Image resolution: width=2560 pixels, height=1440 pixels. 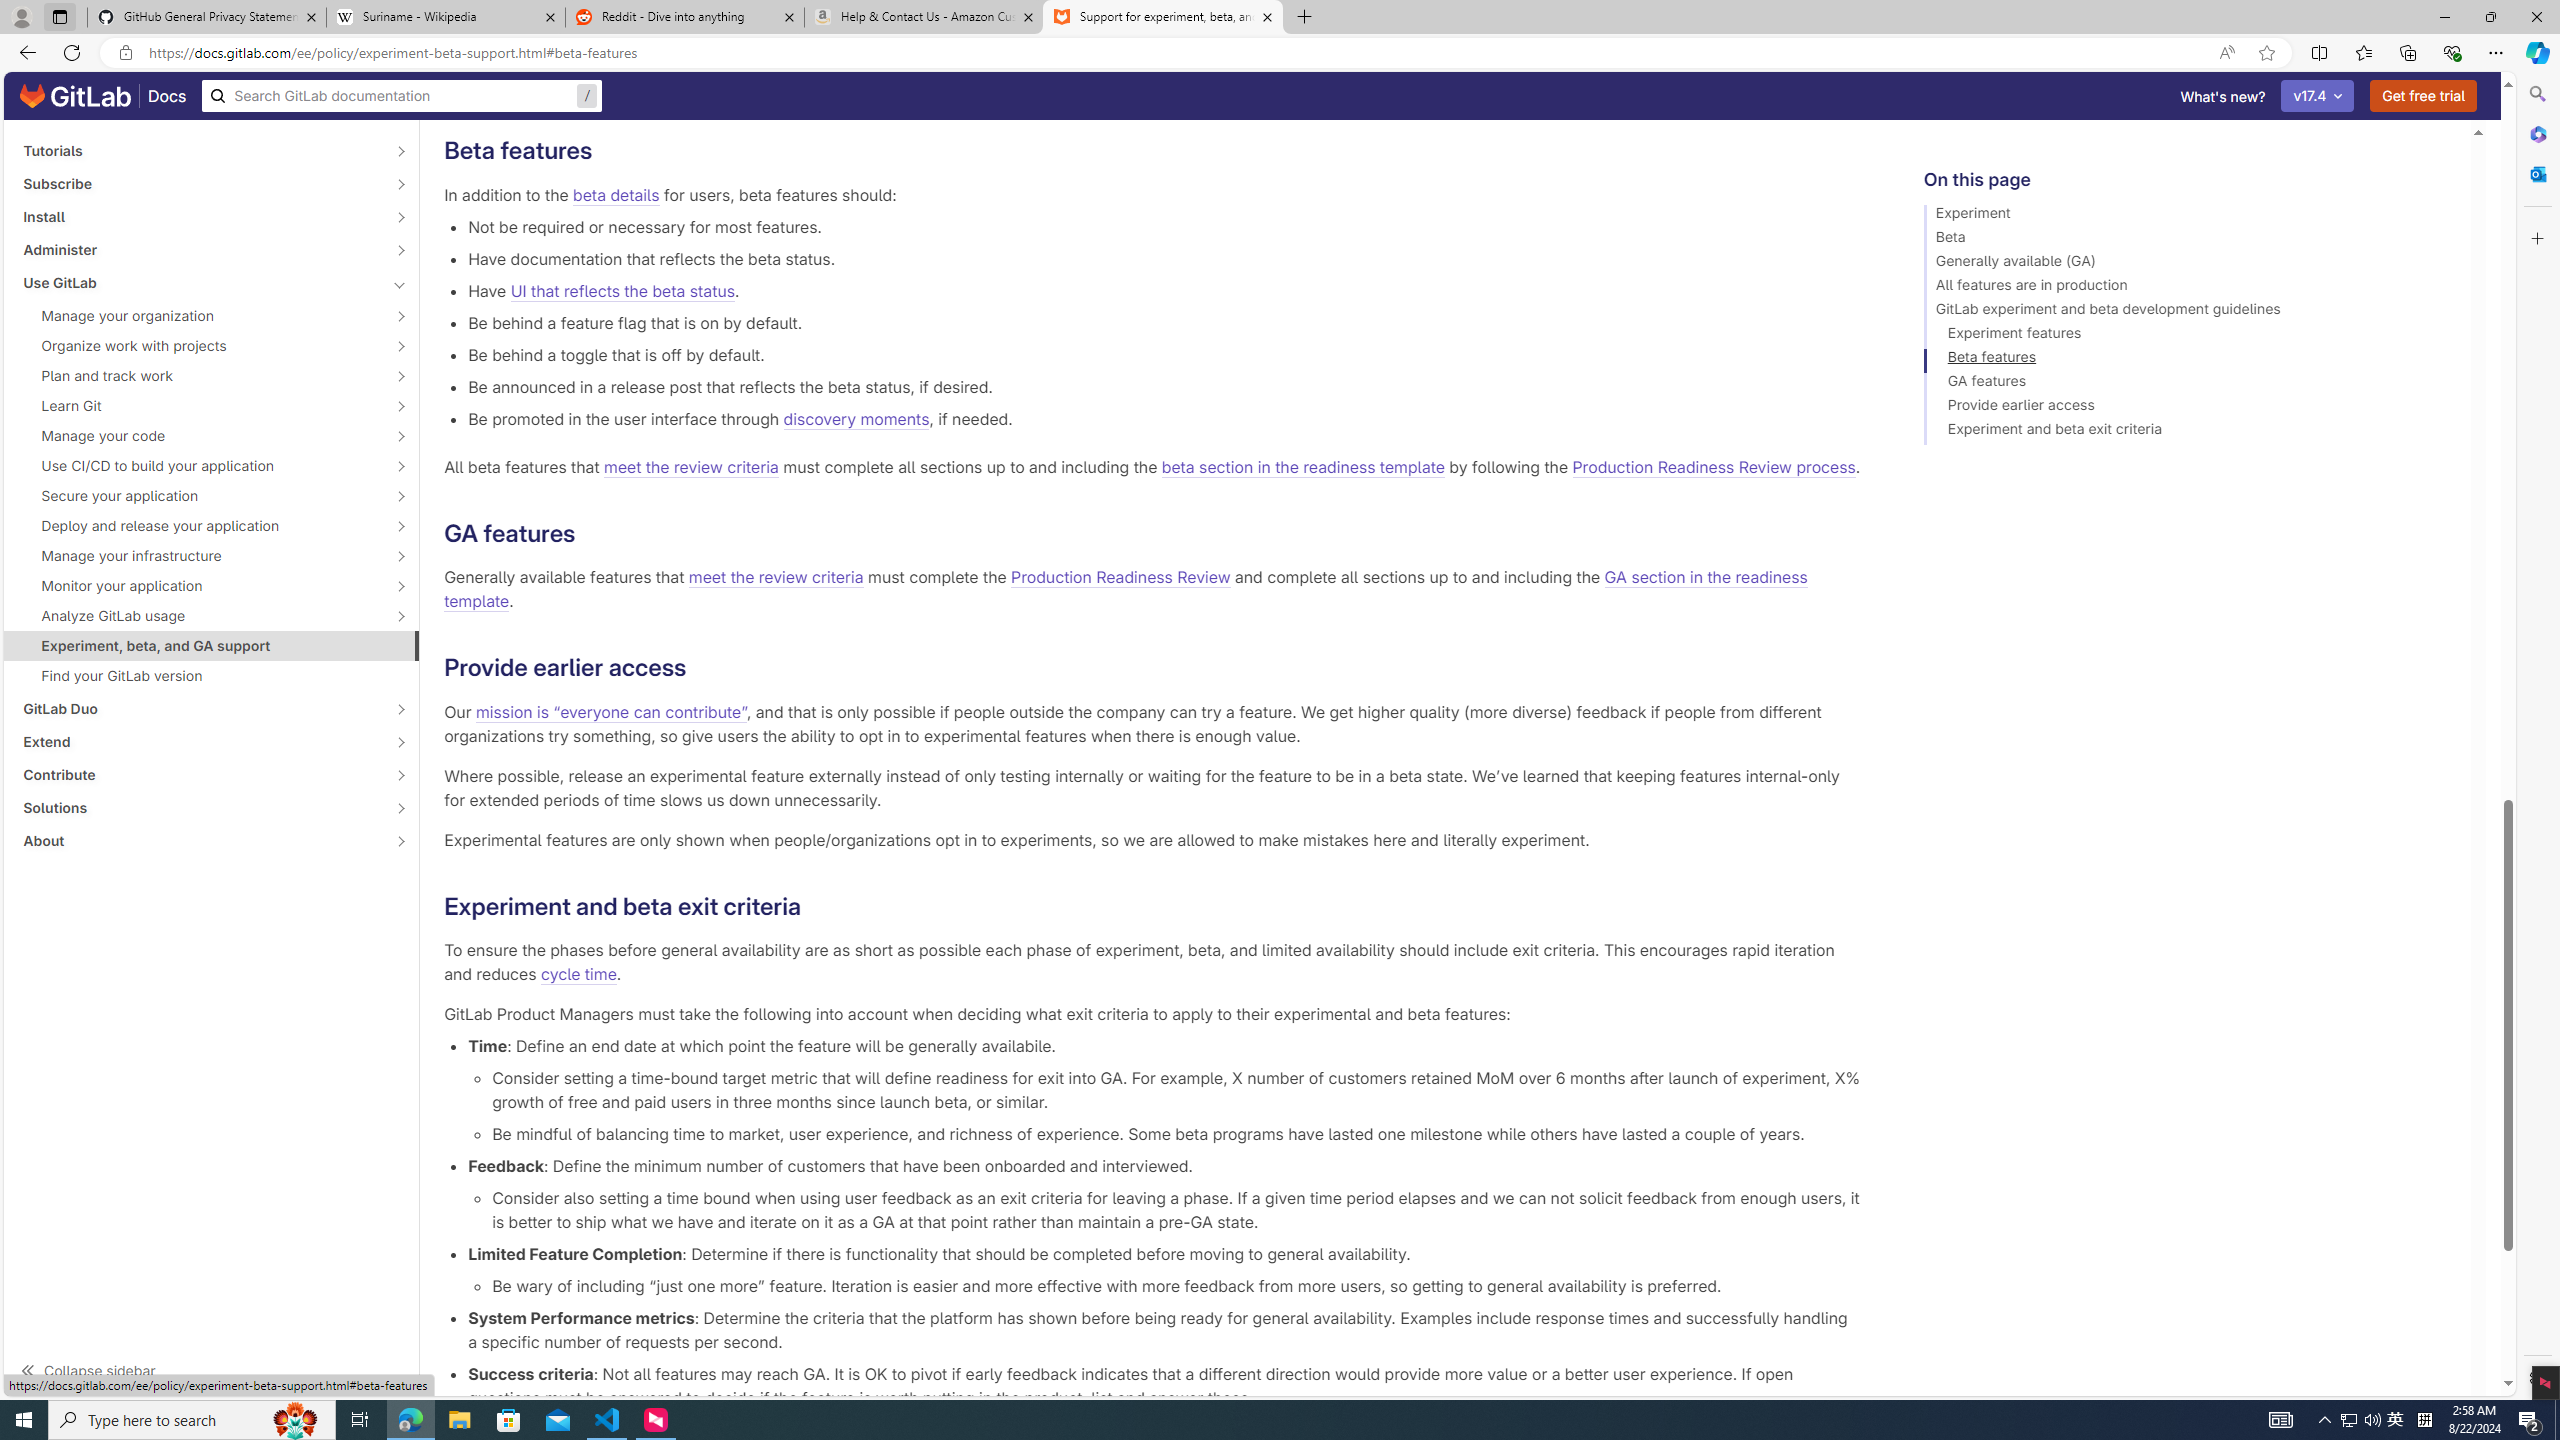 What do you see at coordinates (199, 183) in the screenshot?
I see `'Subscribe'` at bounding box center [199, 183].